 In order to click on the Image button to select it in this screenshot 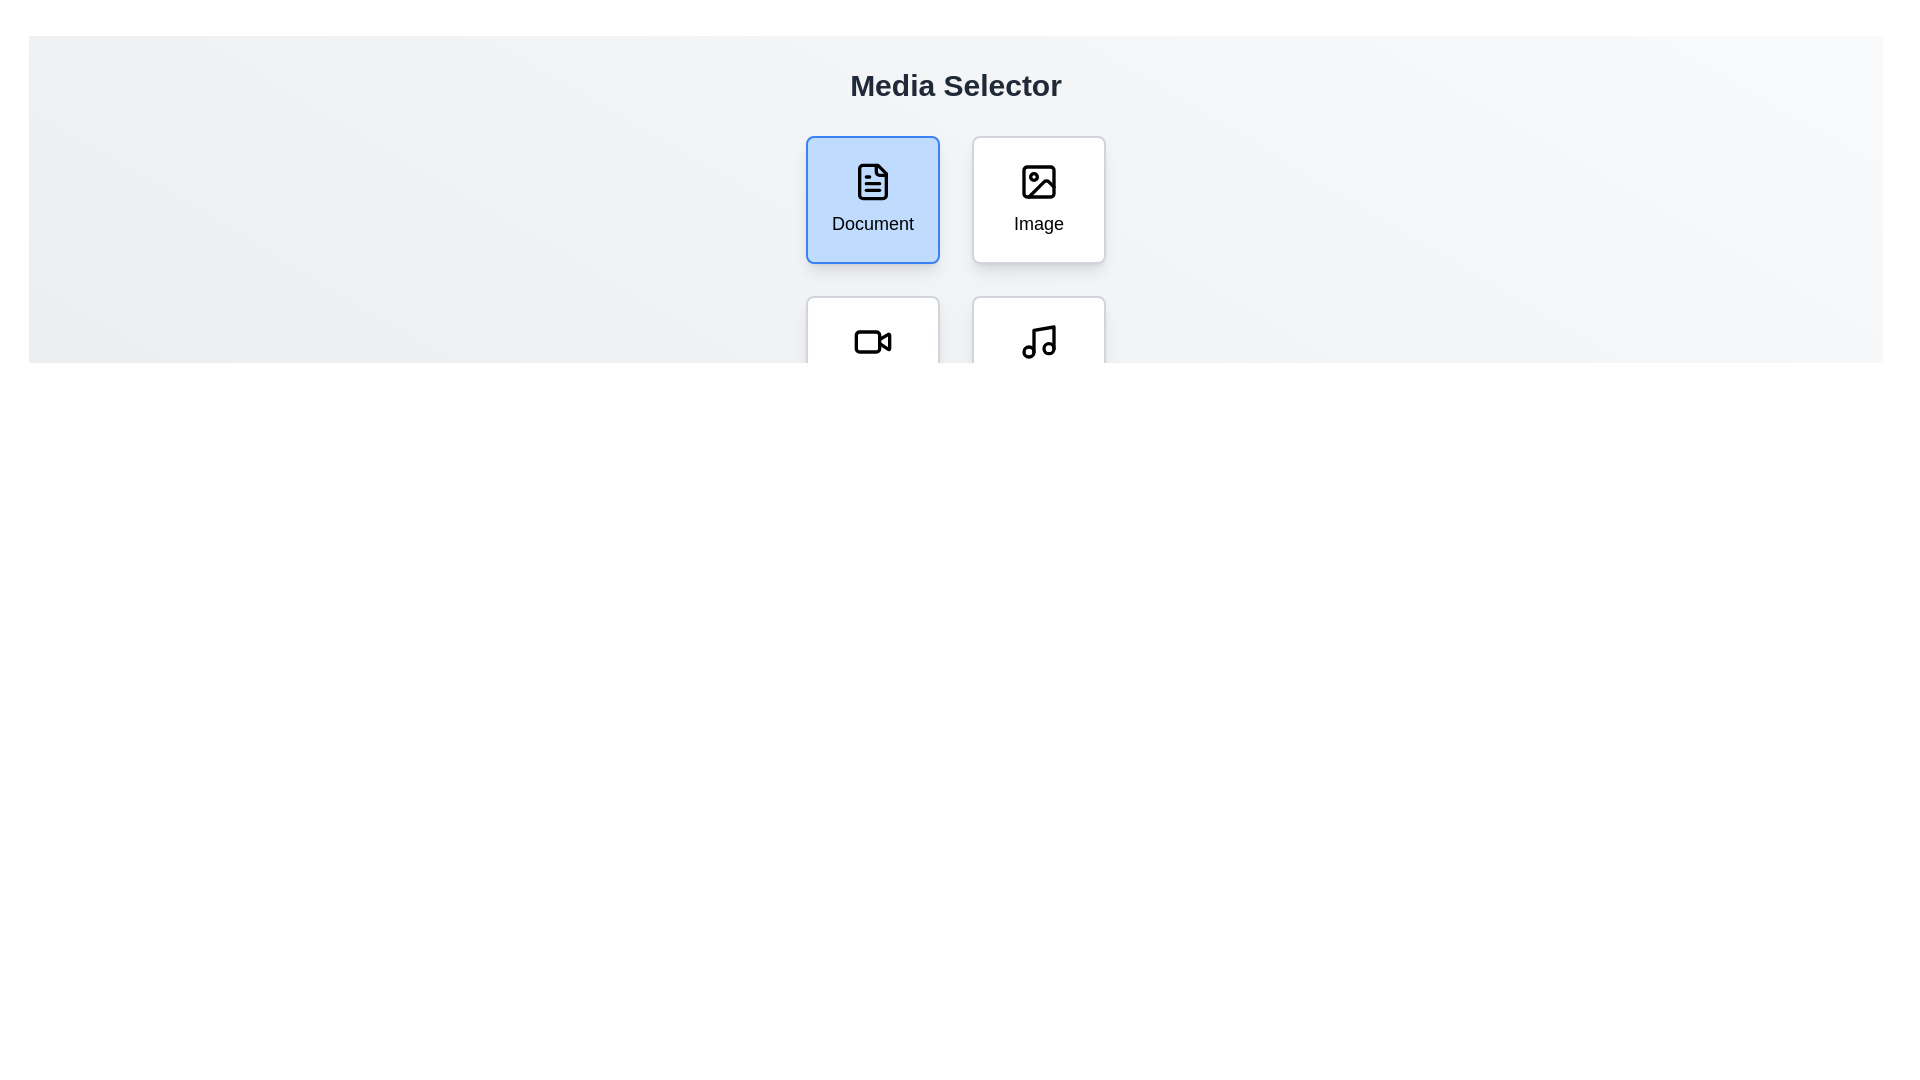, I will do `click(1039, 200)`.